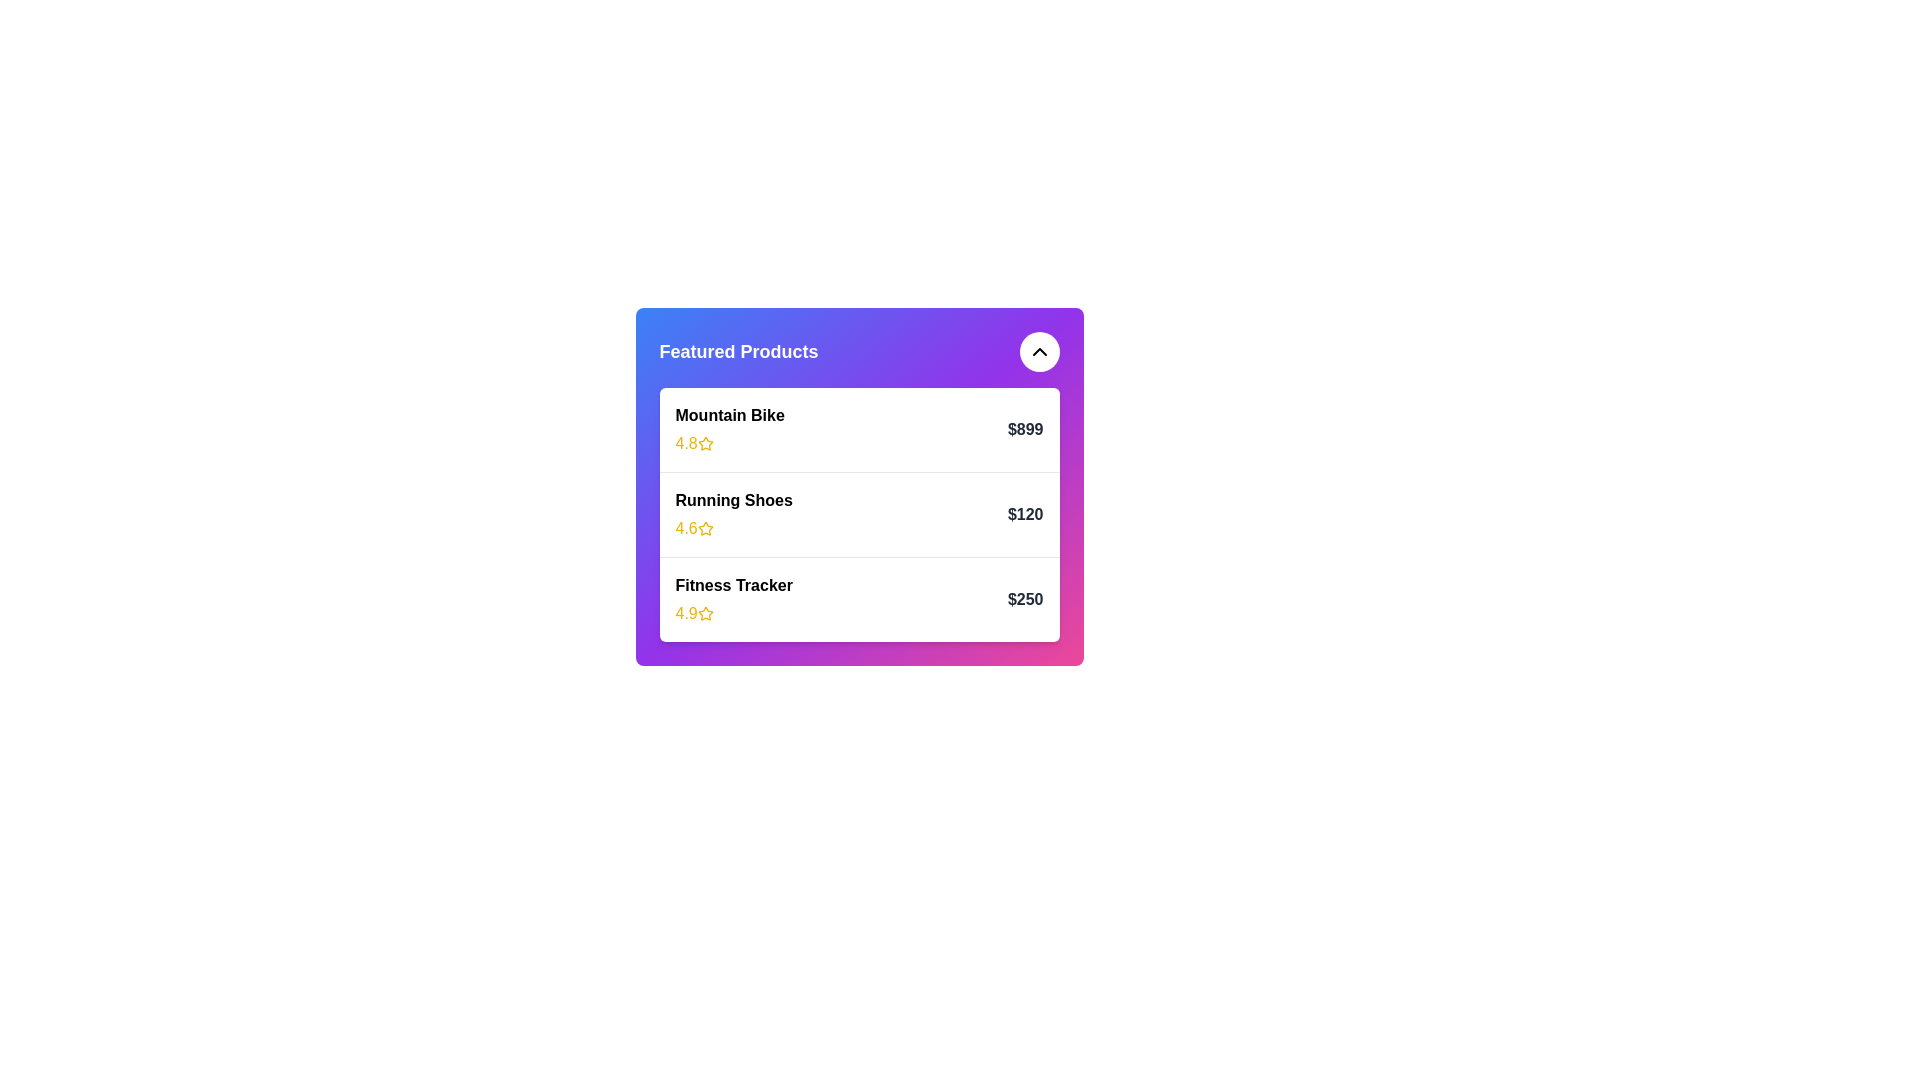  What do you see at coordinates (859, 514) in the screenshot?
I see `the white, rectangular card containing the product details within the 'Featured Products' section` at bounding box center [859, 514].